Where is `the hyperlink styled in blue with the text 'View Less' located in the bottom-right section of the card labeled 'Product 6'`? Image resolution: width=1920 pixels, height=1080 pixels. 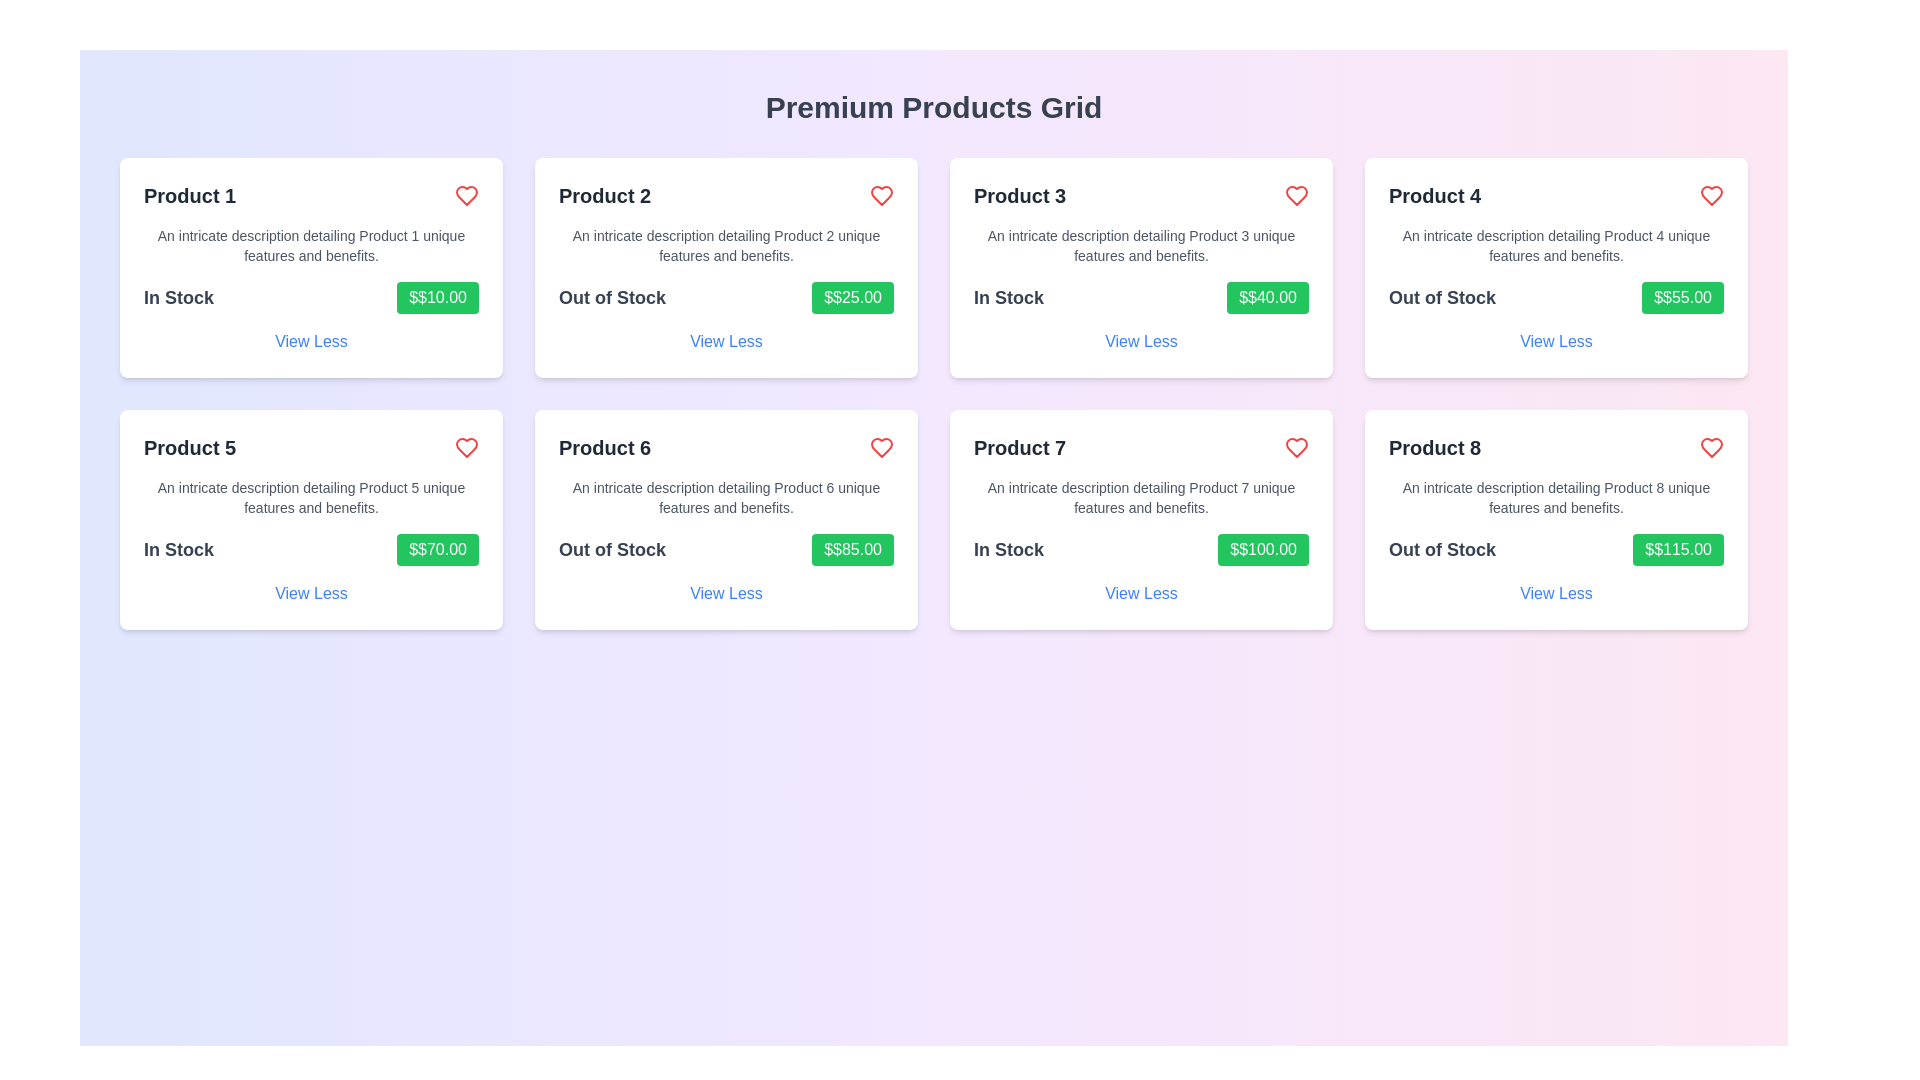
the hyperlink styled in blue with the text 'View Less' located in the bottom-right section of the card labeled 'Product 6' is located at coordinates (725, 593).